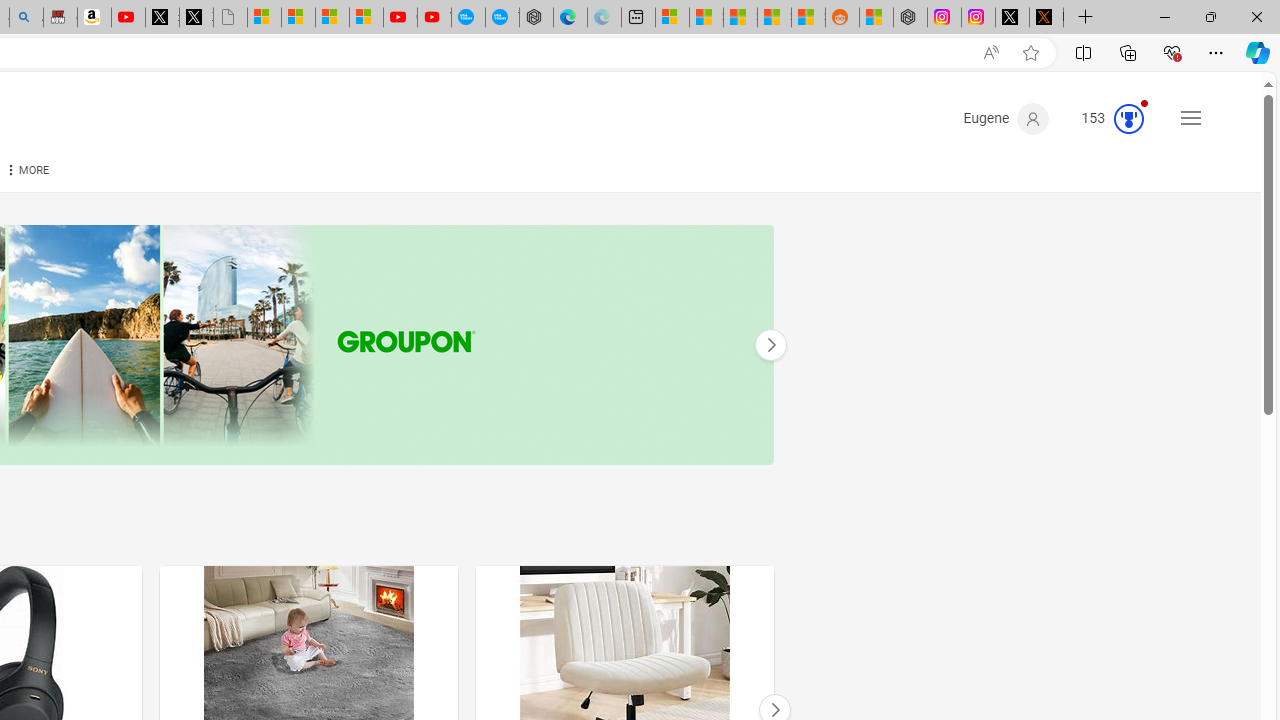 Image resolution: width=1280 pixels, height=720 pixels. I want to click on 'Day 1: Arriving in Yemen (surreal to be here) - YouTube', so click(127, 17).